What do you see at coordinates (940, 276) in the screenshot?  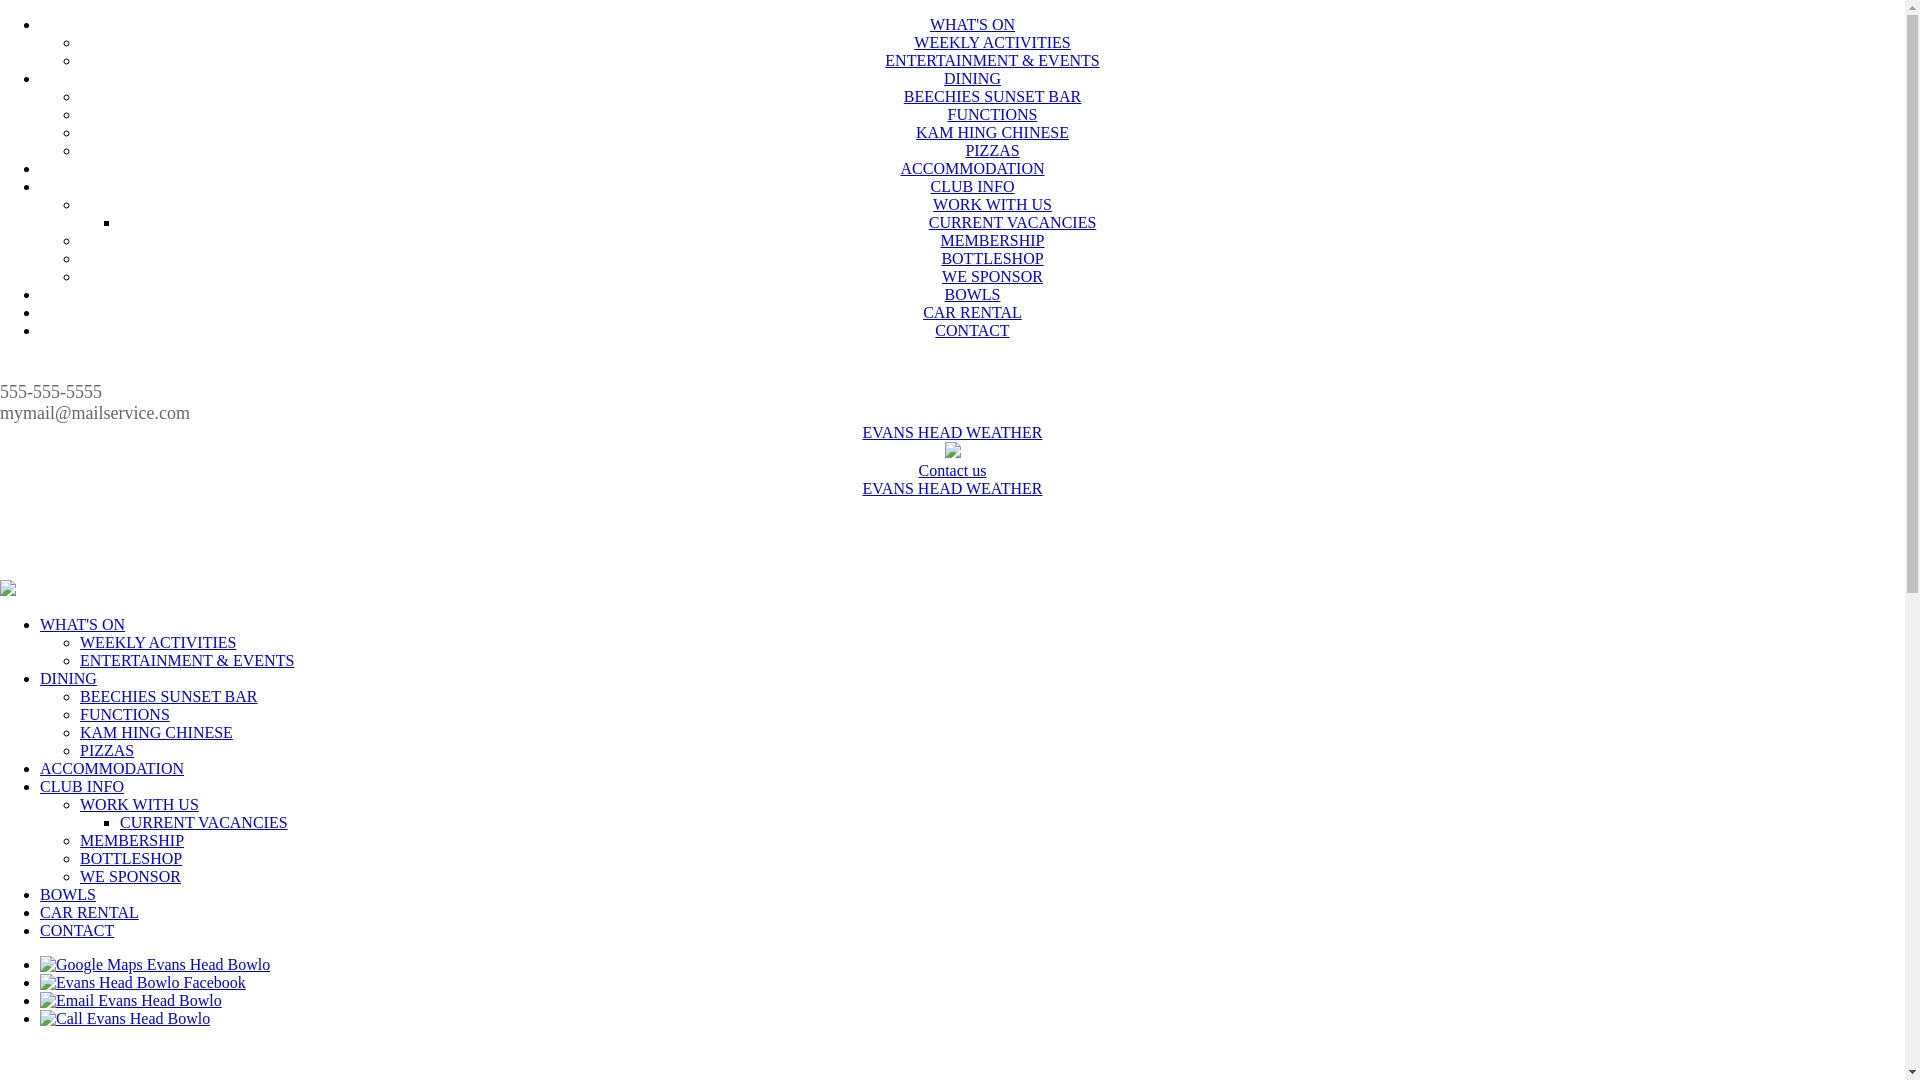 I see `'WE SPONSOR'` at bounding box center [940, 276].